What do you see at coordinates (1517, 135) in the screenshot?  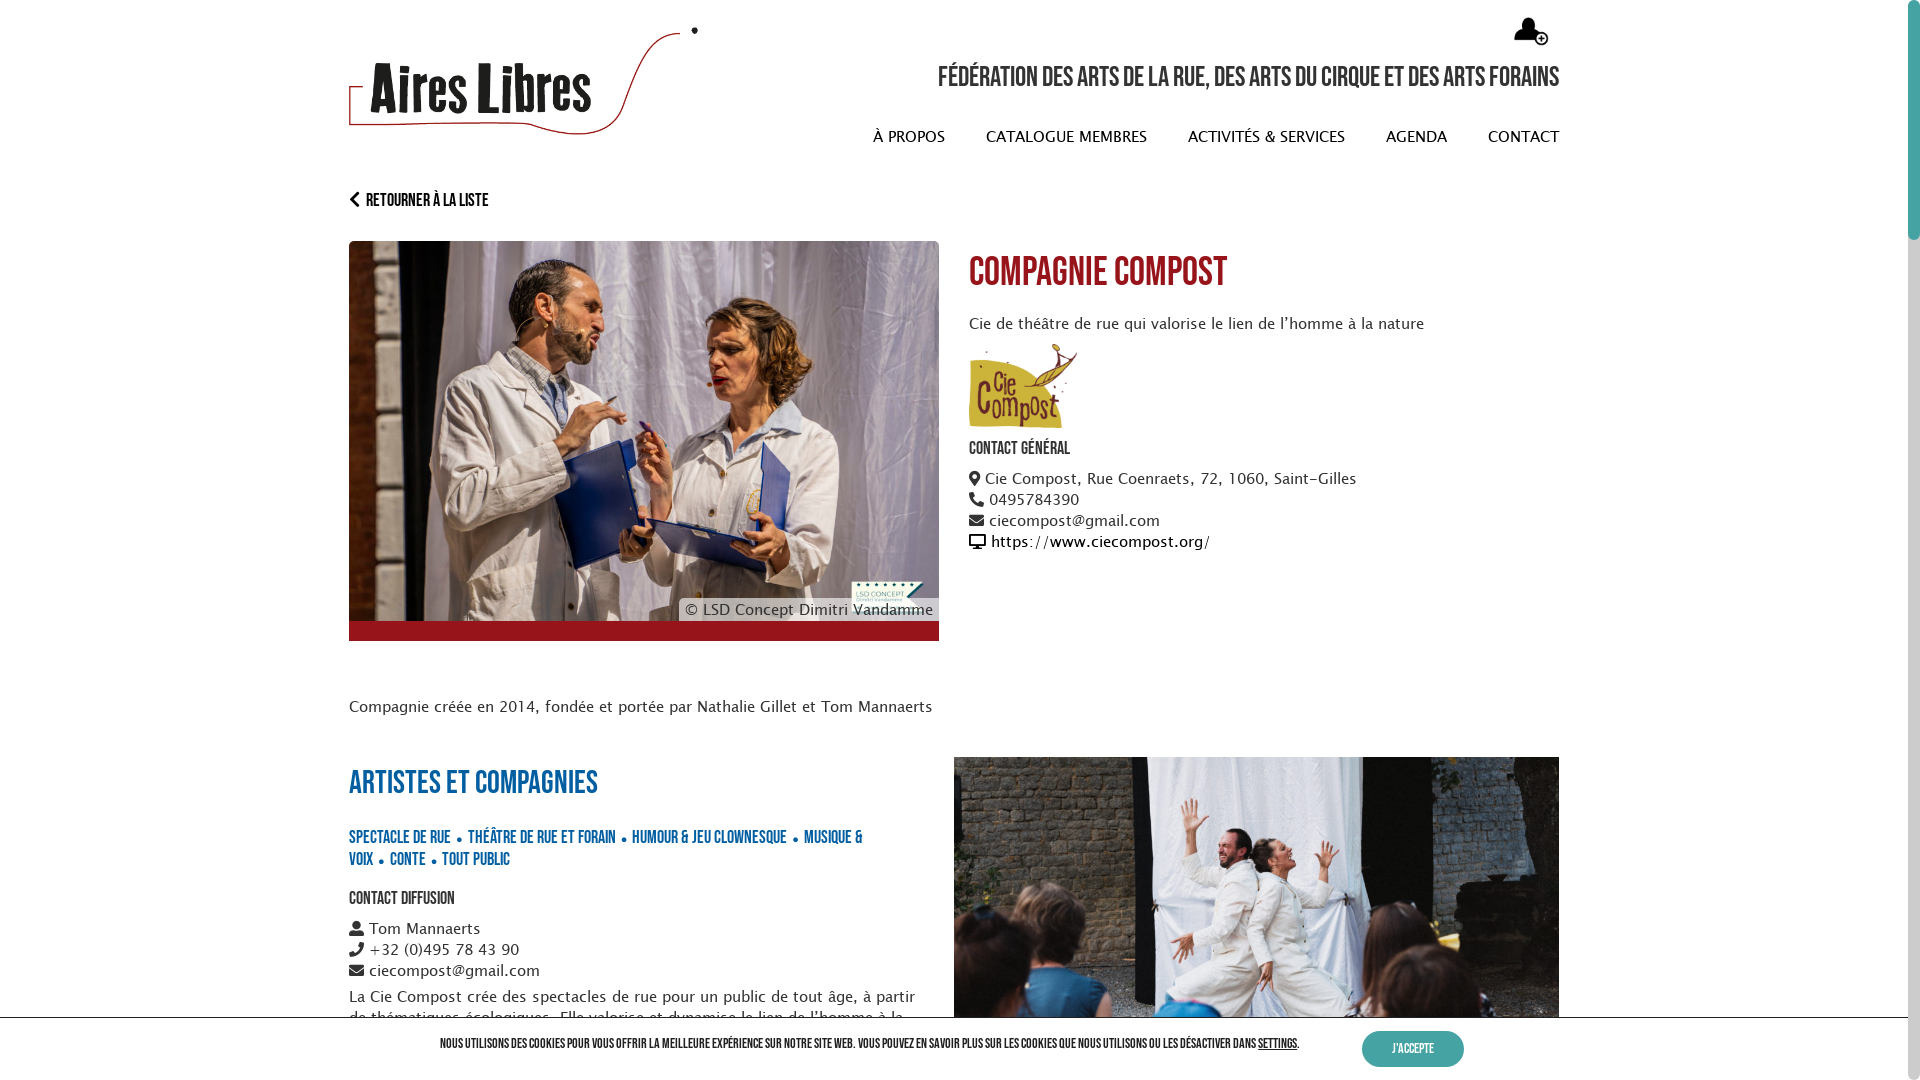 I see `'CONTACT'` at bounding box center [1517, 135].